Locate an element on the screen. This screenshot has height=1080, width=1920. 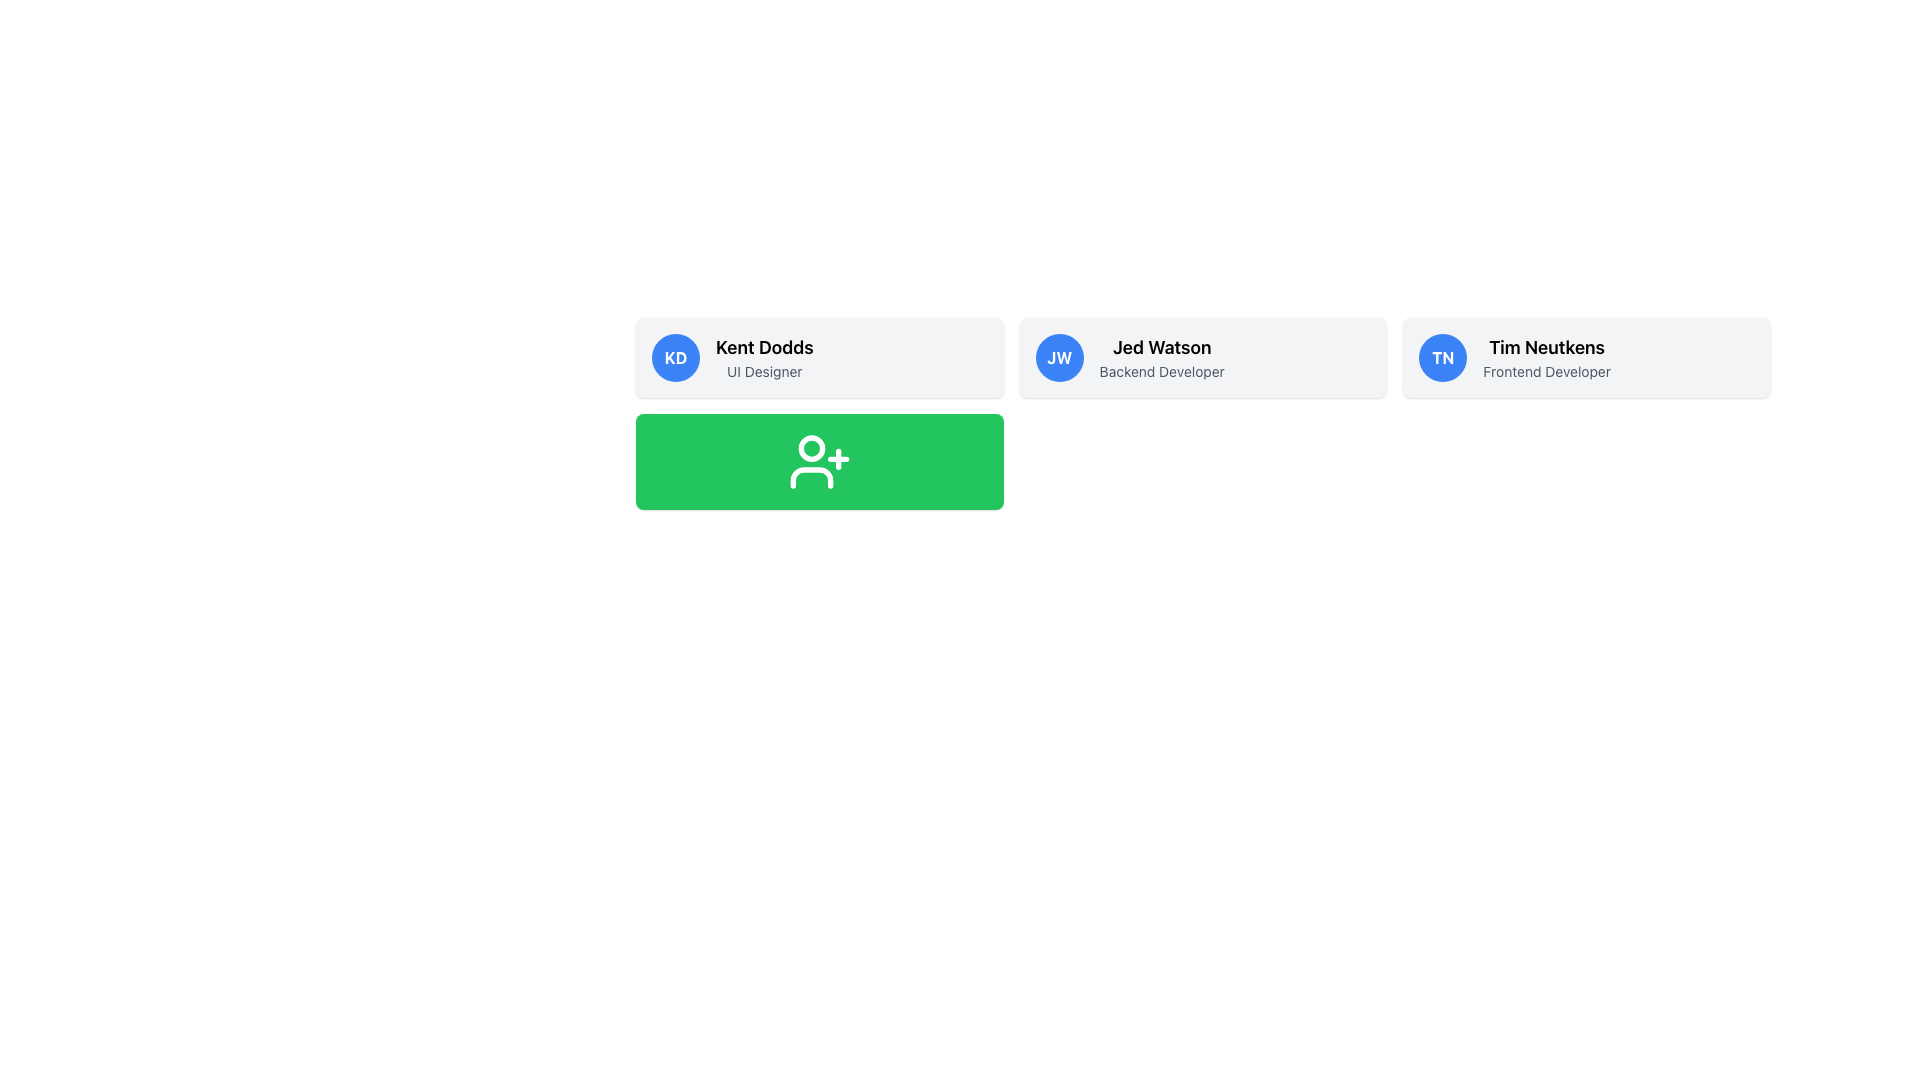
the small white circle located in the upper left region of the SVG icon, which is part of a green rectangular button centered below three user information cards is located at coordinates (811, 447).